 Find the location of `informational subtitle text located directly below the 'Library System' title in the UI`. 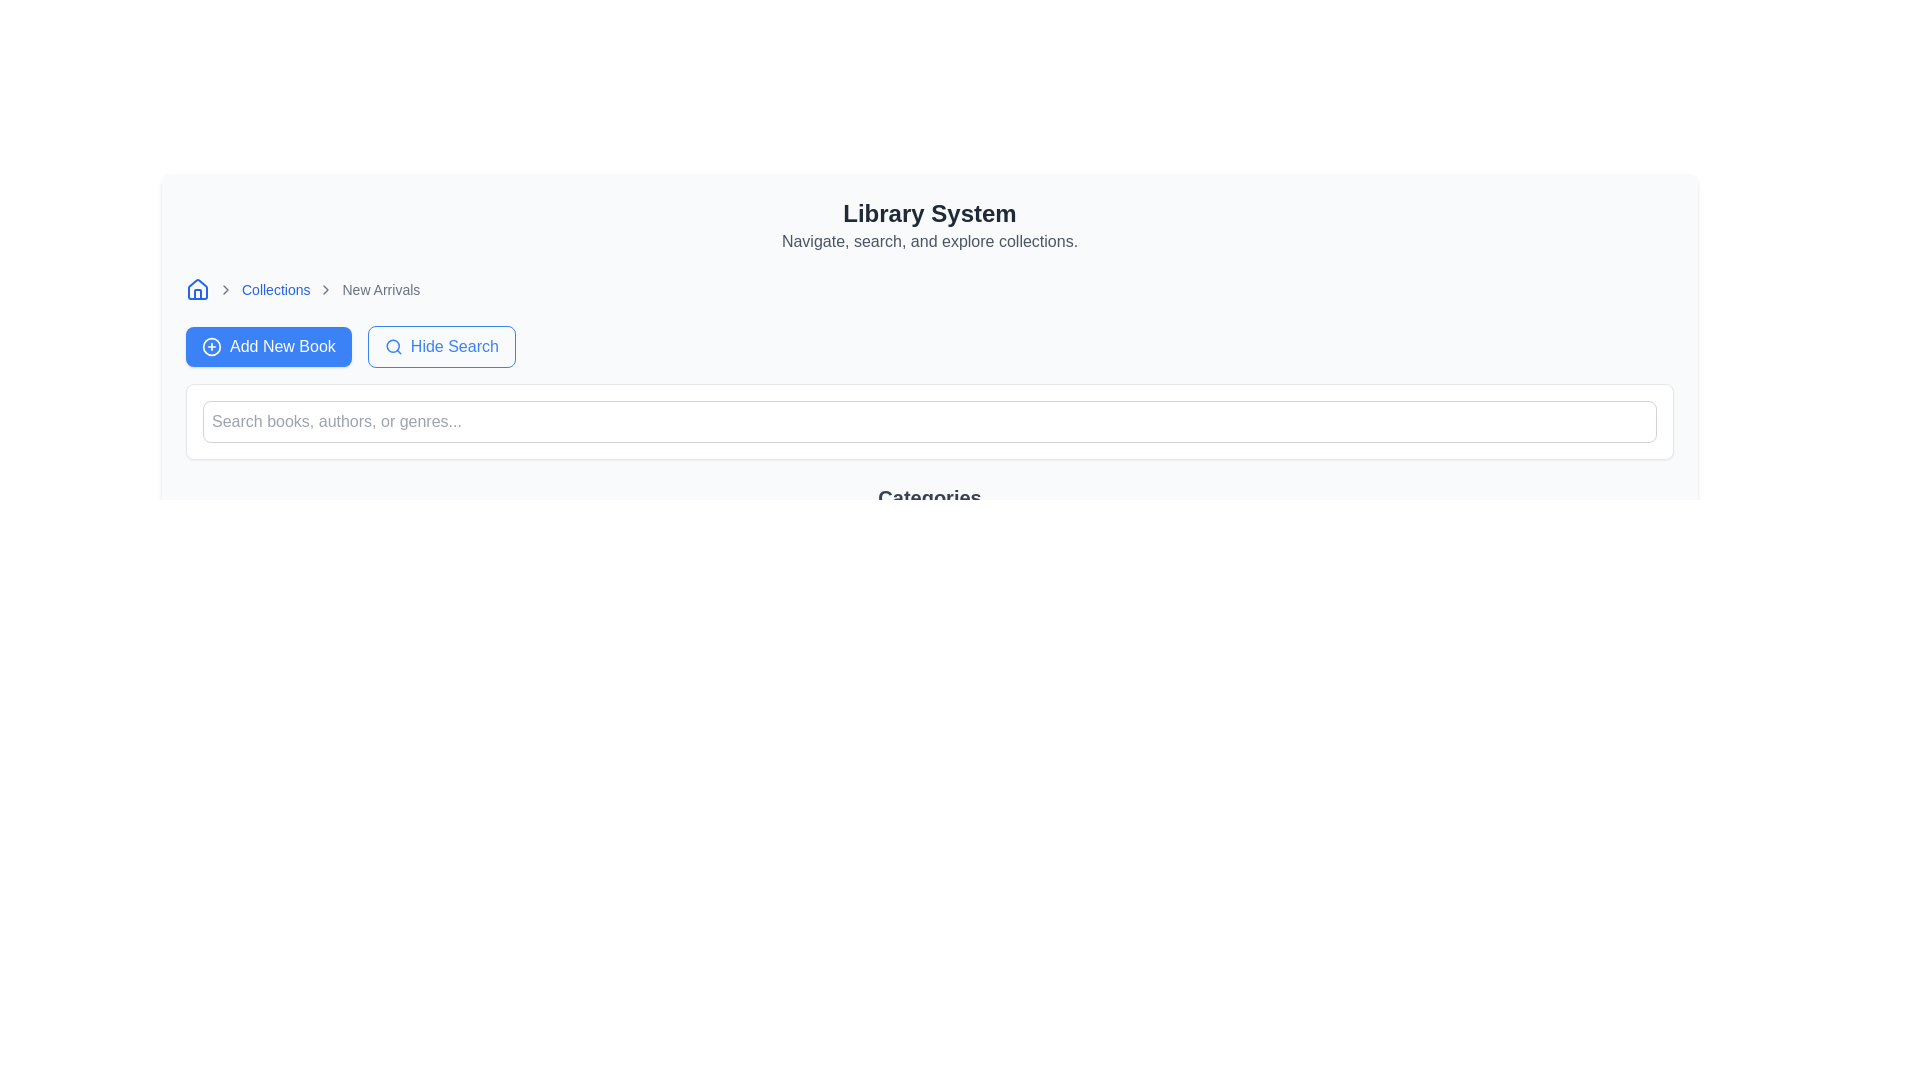

informational subtitle text located directly below the 'Library System' title in the UI is located at coordinates (929, 241).